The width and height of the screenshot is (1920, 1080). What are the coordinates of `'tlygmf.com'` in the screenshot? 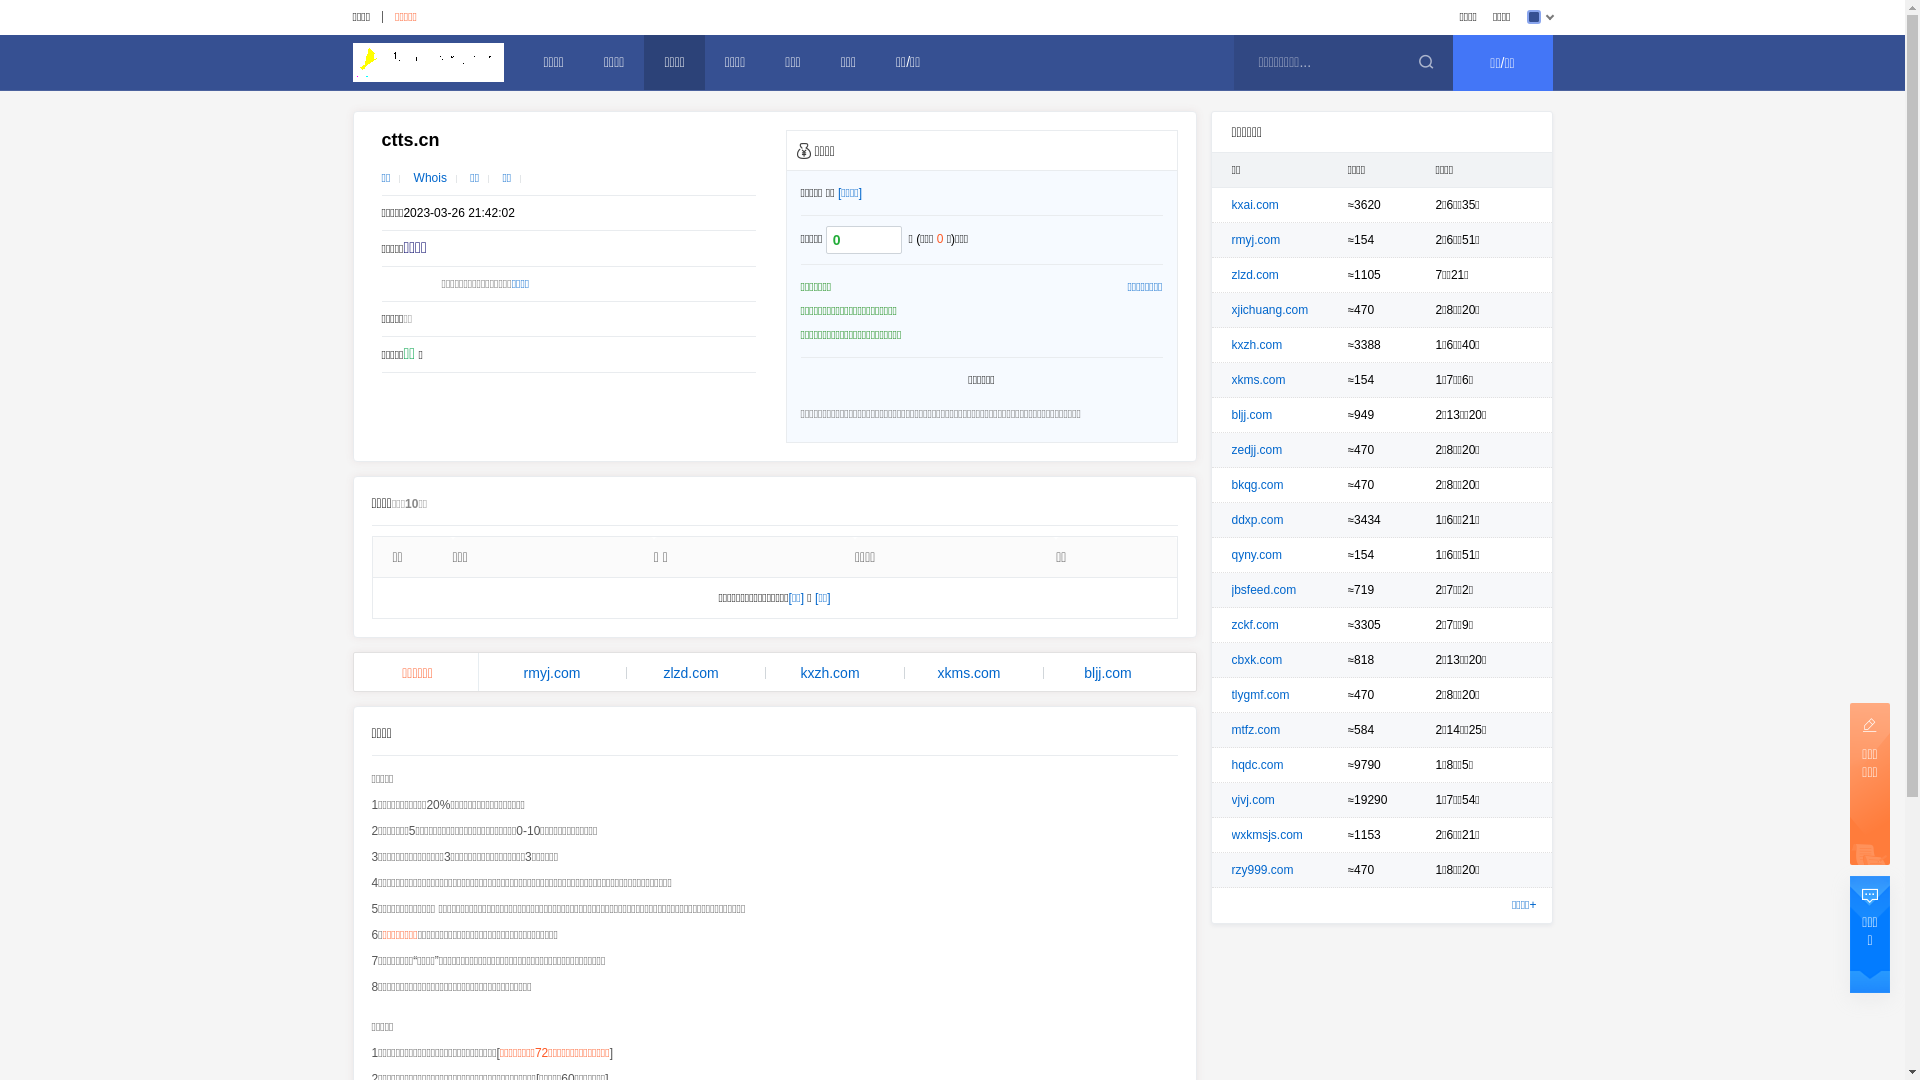 It's located at (1231, 693).